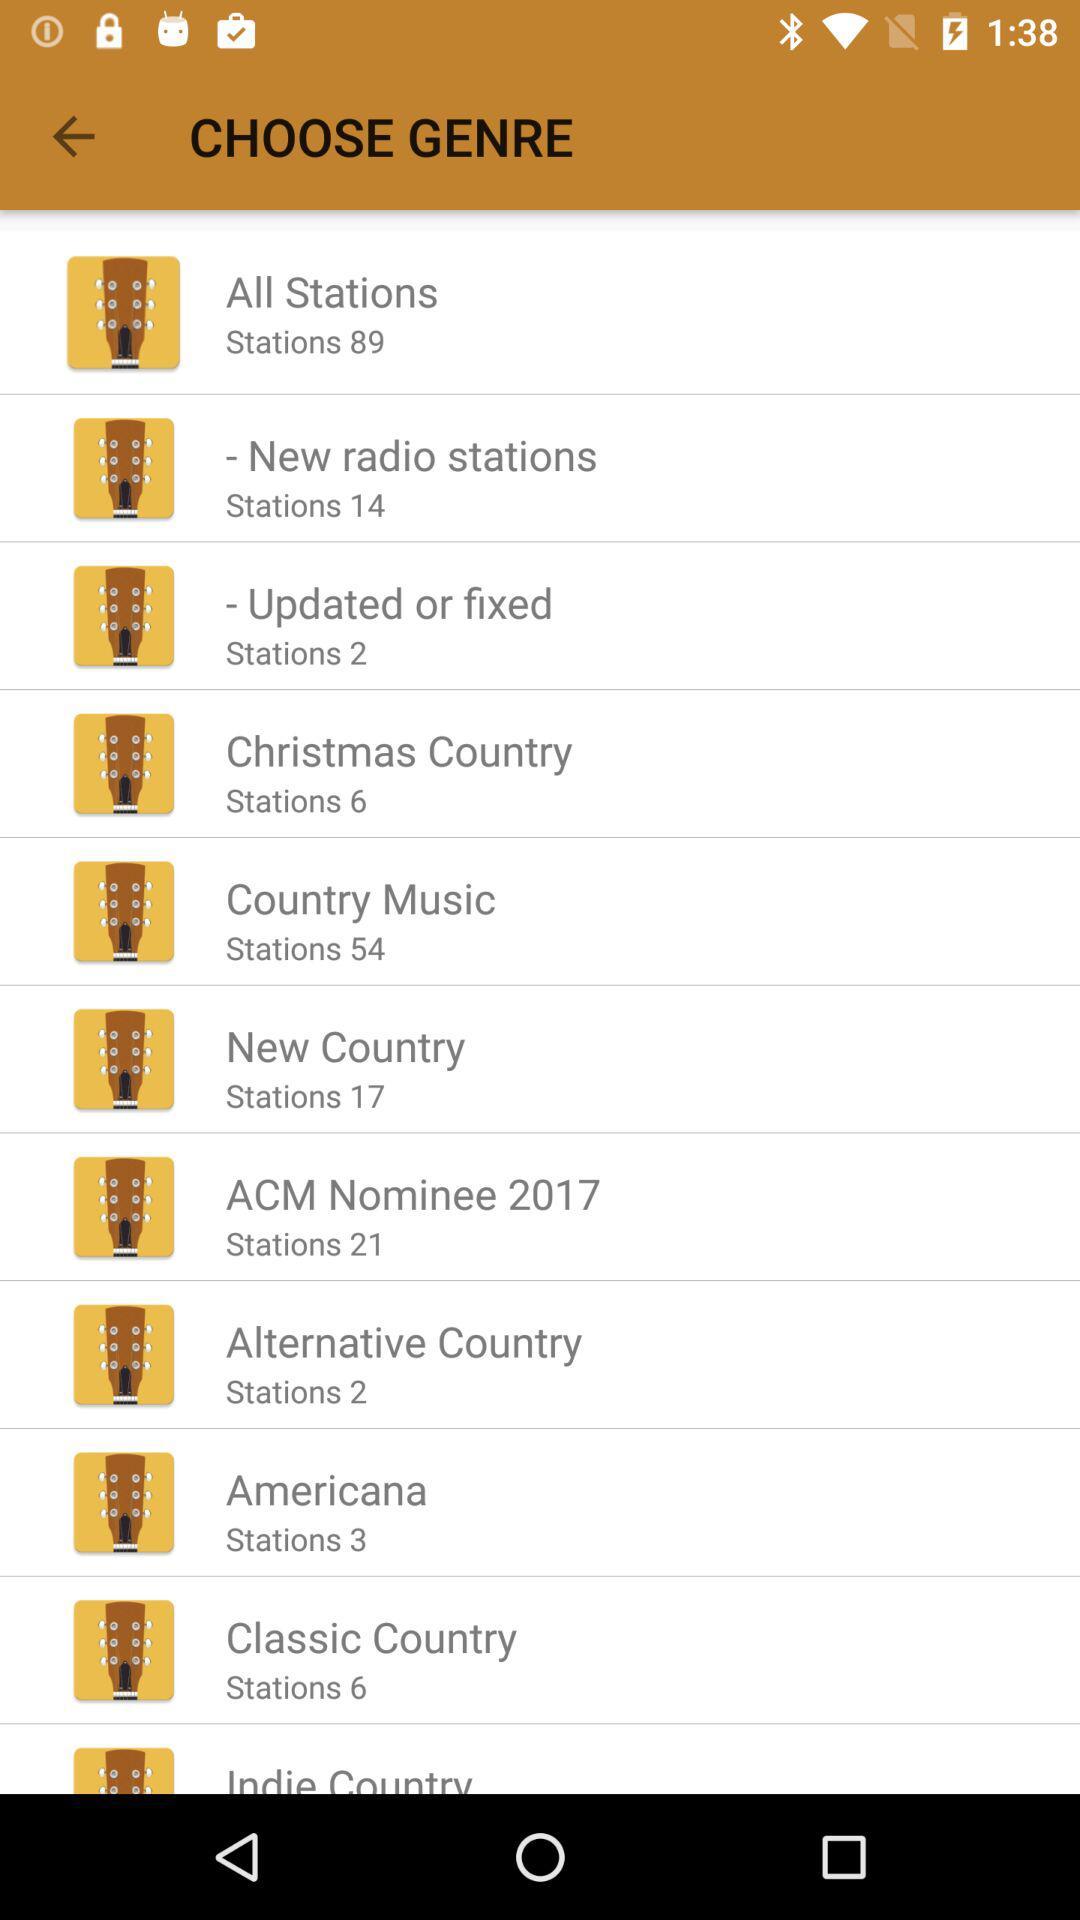 Image resolution: width=1080 pixels, height=1920 pixels. I want to click on the stations 54 icon, so click(305, 946).